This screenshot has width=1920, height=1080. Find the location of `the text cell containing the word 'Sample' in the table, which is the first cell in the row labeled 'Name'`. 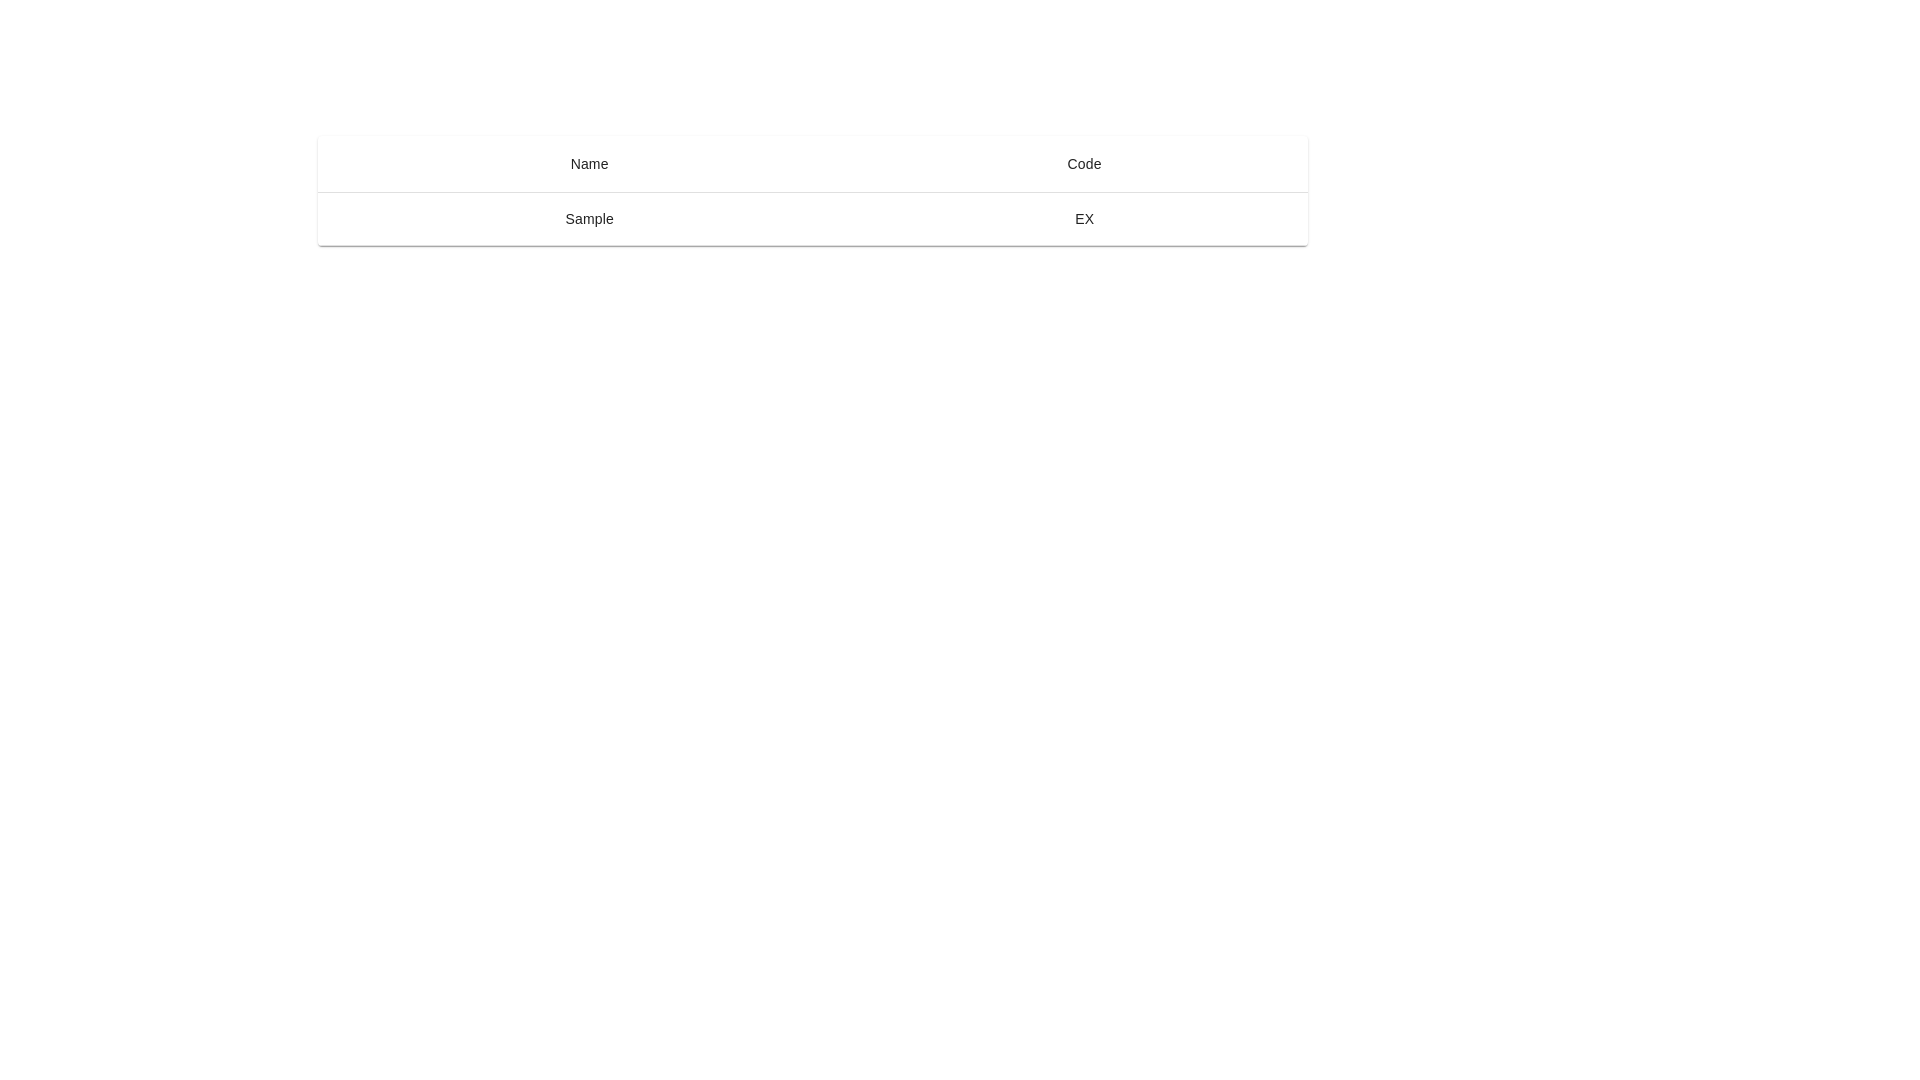

the text cell containing the word 'Sample' in the table, which is the first cell in the row labeled 'Name' is located at coordinates (588, 219).